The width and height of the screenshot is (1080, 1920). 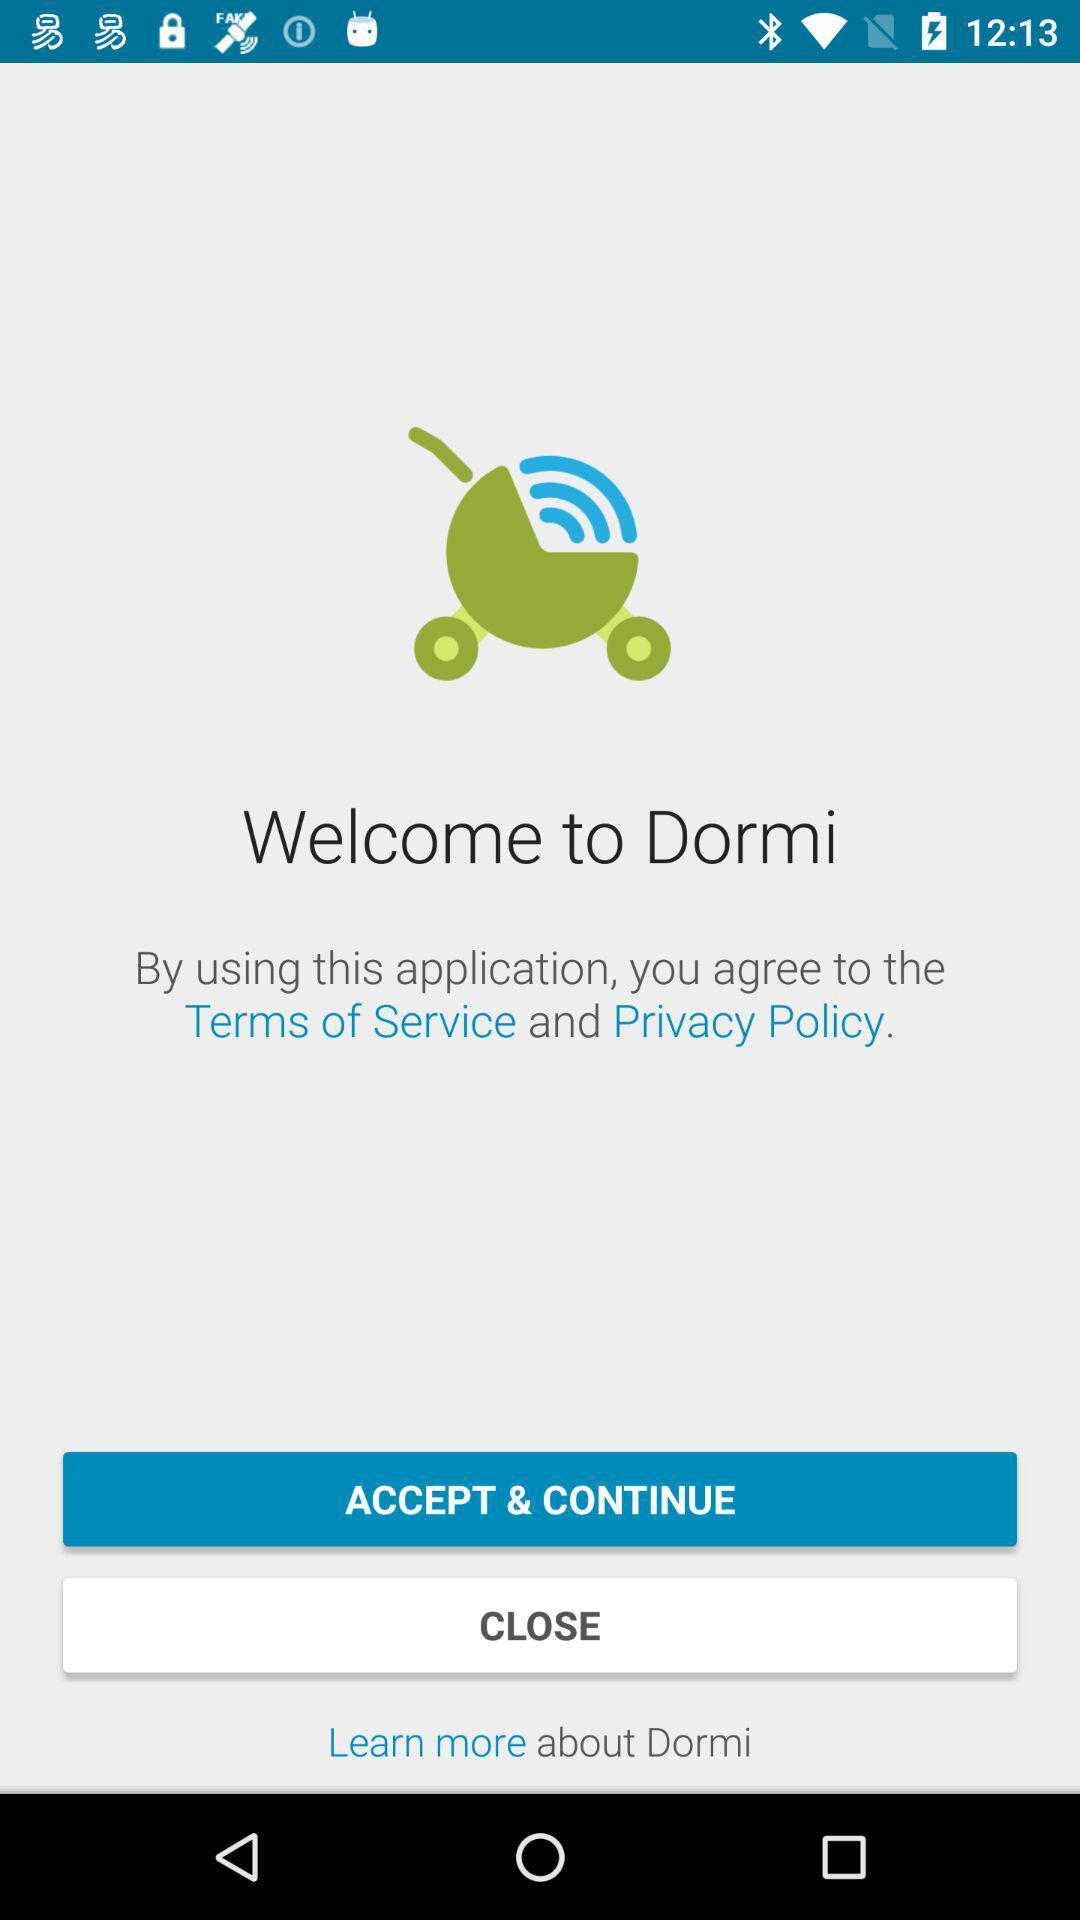 What do you see at coordinates (540, 1753) in the screenshot?
I see `the item below close item` at bounding box center [540, 1753].